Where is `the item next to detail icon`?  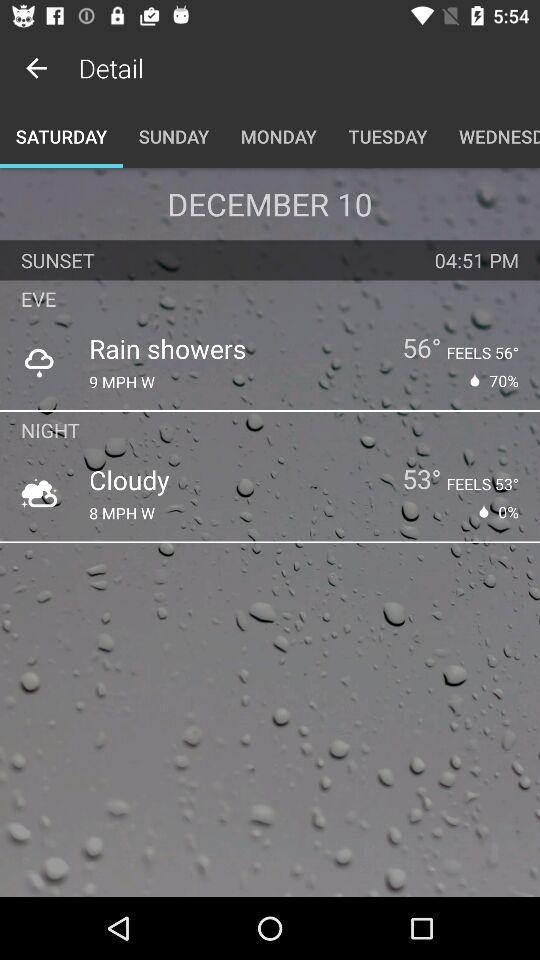
the item next to detail icon is located at coordinates (36, 68).